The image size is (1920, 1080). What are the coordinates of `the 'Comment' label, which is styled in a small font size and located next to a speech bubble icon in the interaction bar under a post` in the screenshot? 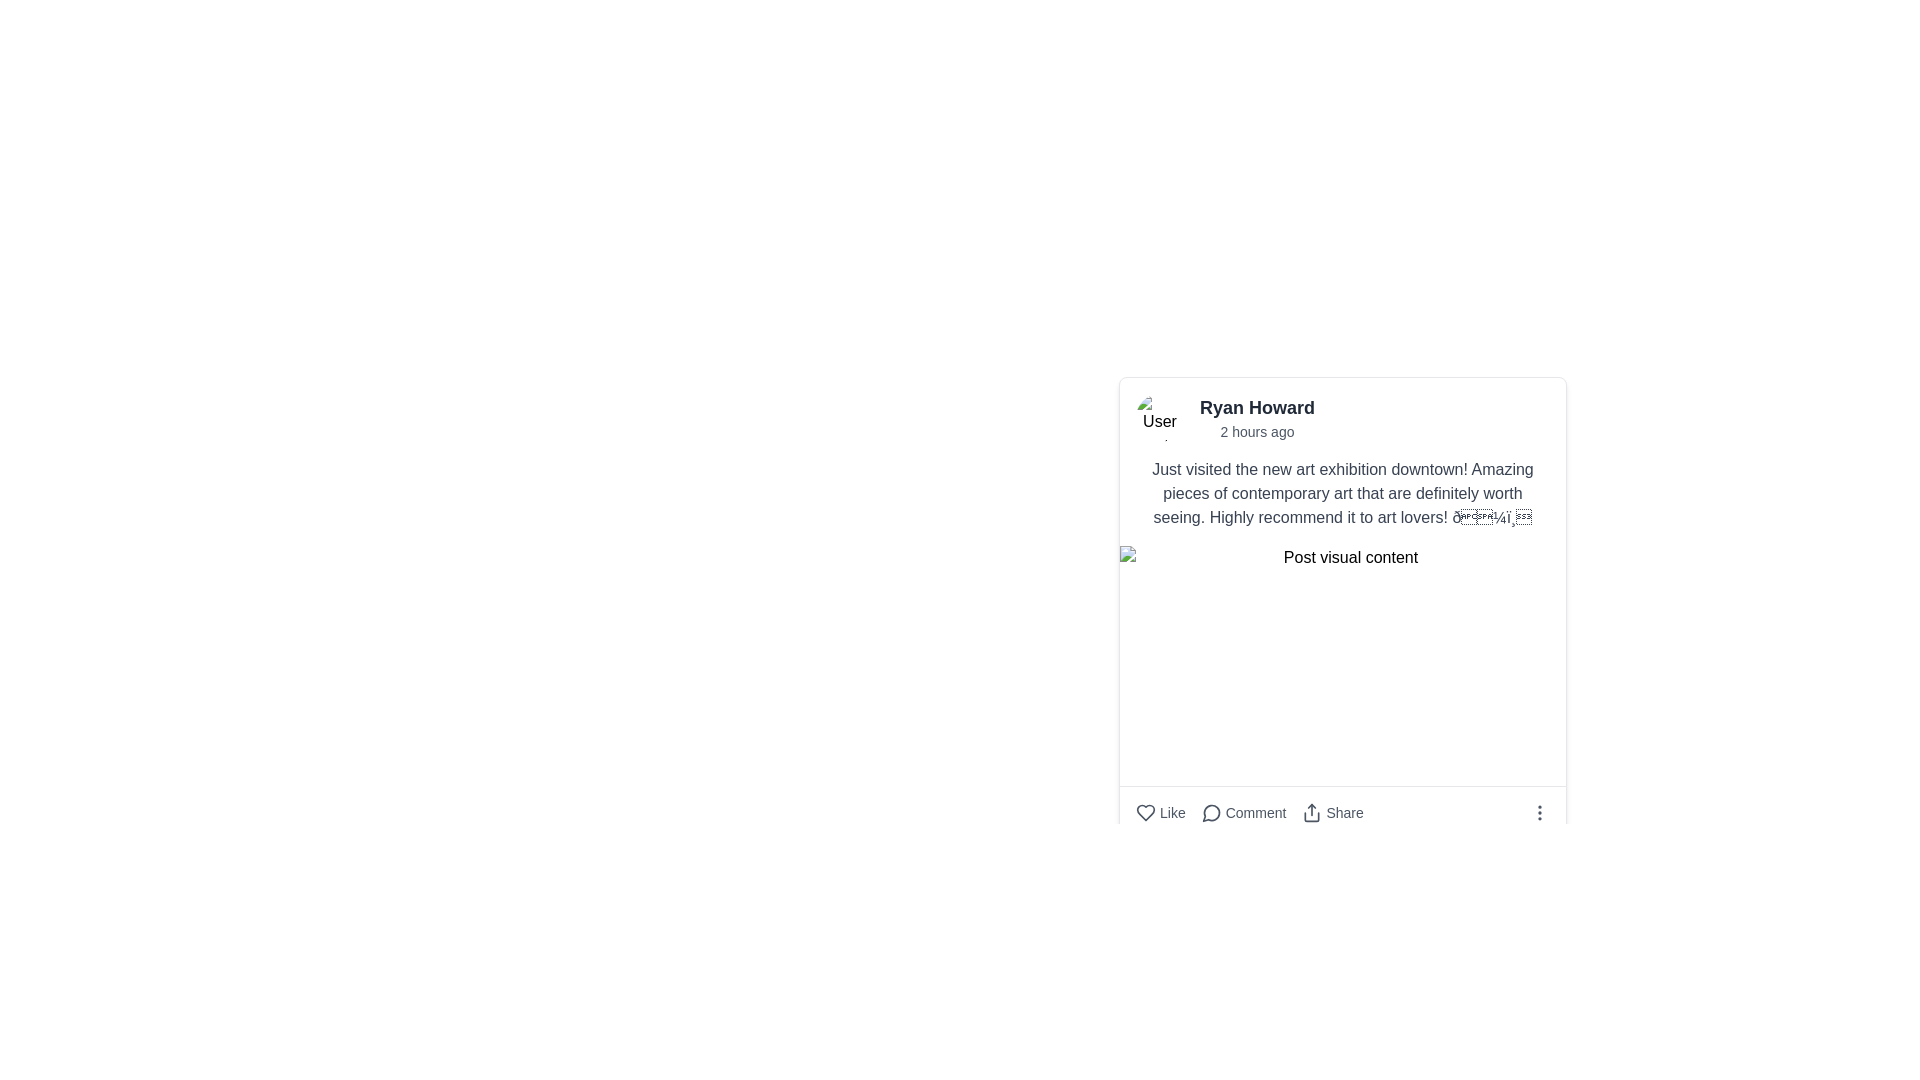 It's located at (1255, 813).